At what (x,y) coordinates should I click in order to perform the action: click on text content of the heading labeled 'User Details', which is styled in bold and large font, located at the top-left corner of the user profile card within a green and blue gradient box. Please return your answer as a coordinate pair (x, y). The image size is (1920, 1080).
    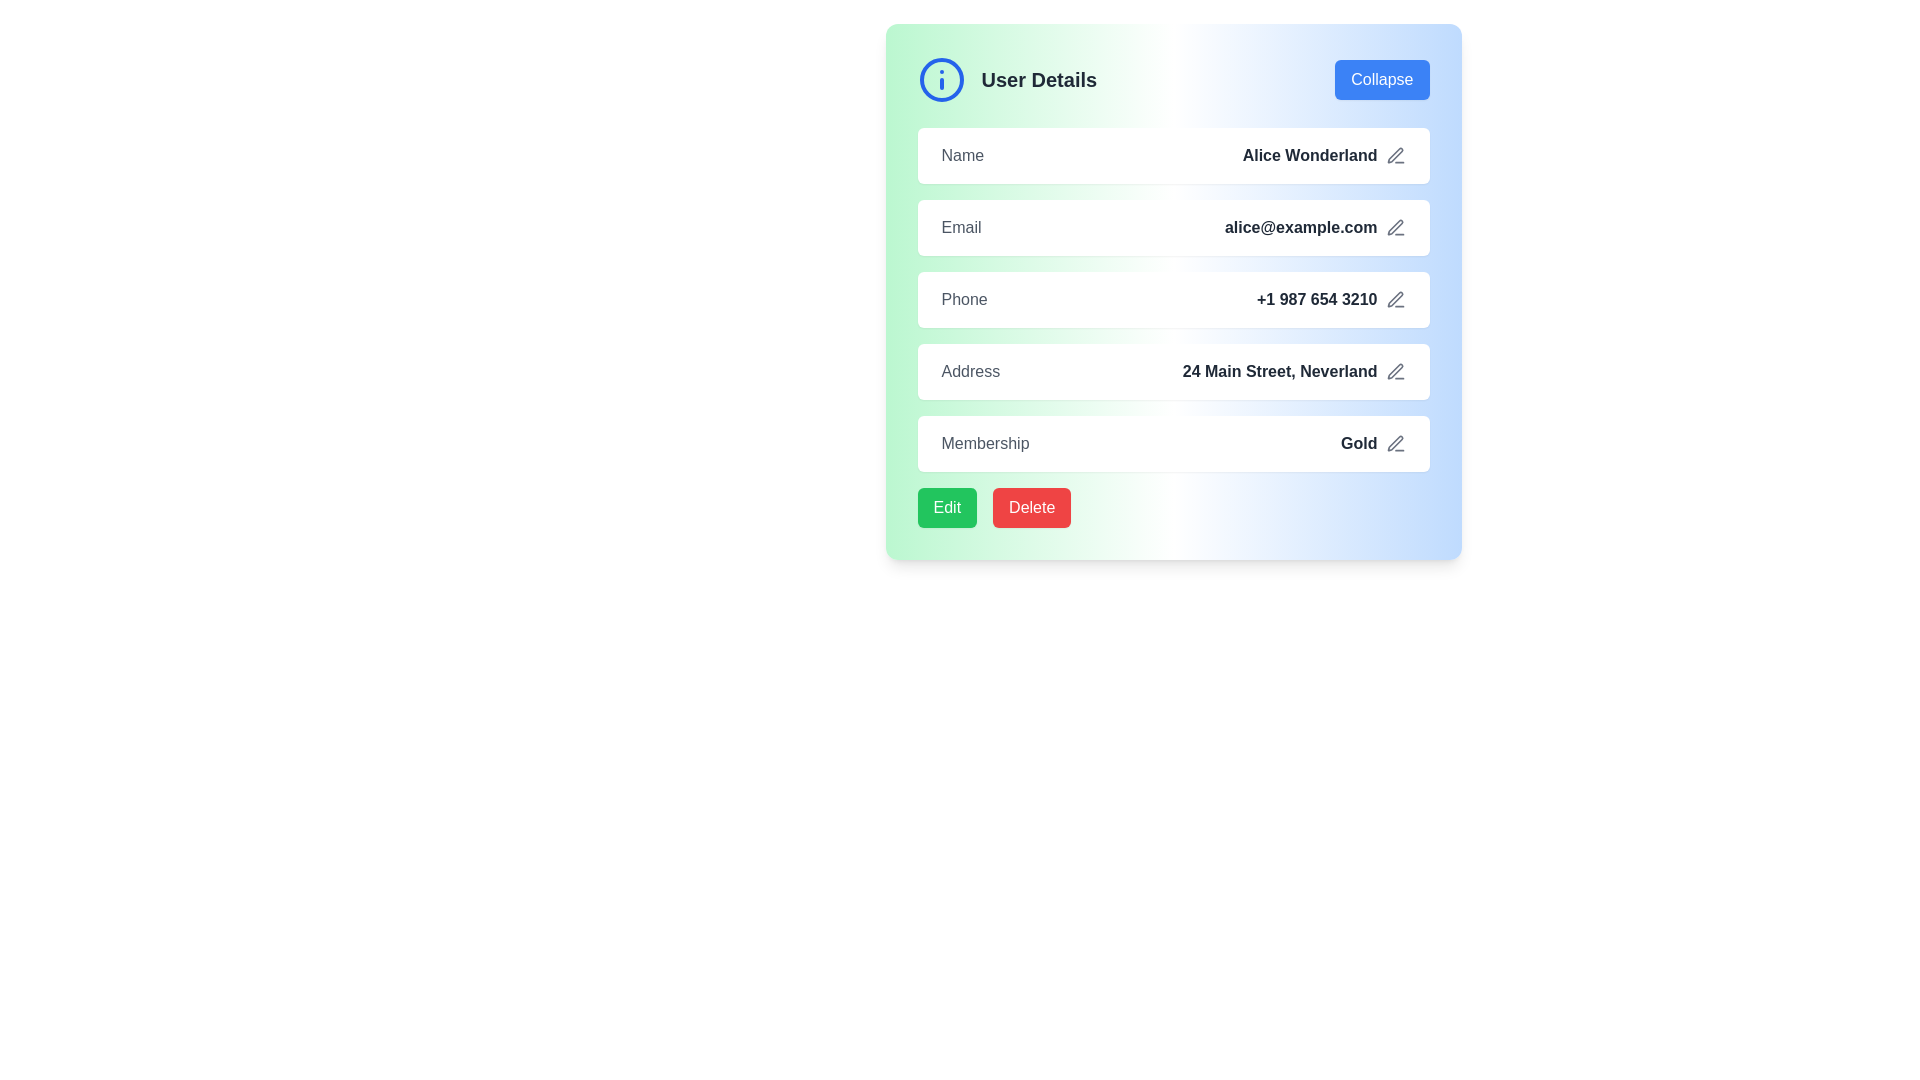
    Looking at the image, I should click on (1039, 79).